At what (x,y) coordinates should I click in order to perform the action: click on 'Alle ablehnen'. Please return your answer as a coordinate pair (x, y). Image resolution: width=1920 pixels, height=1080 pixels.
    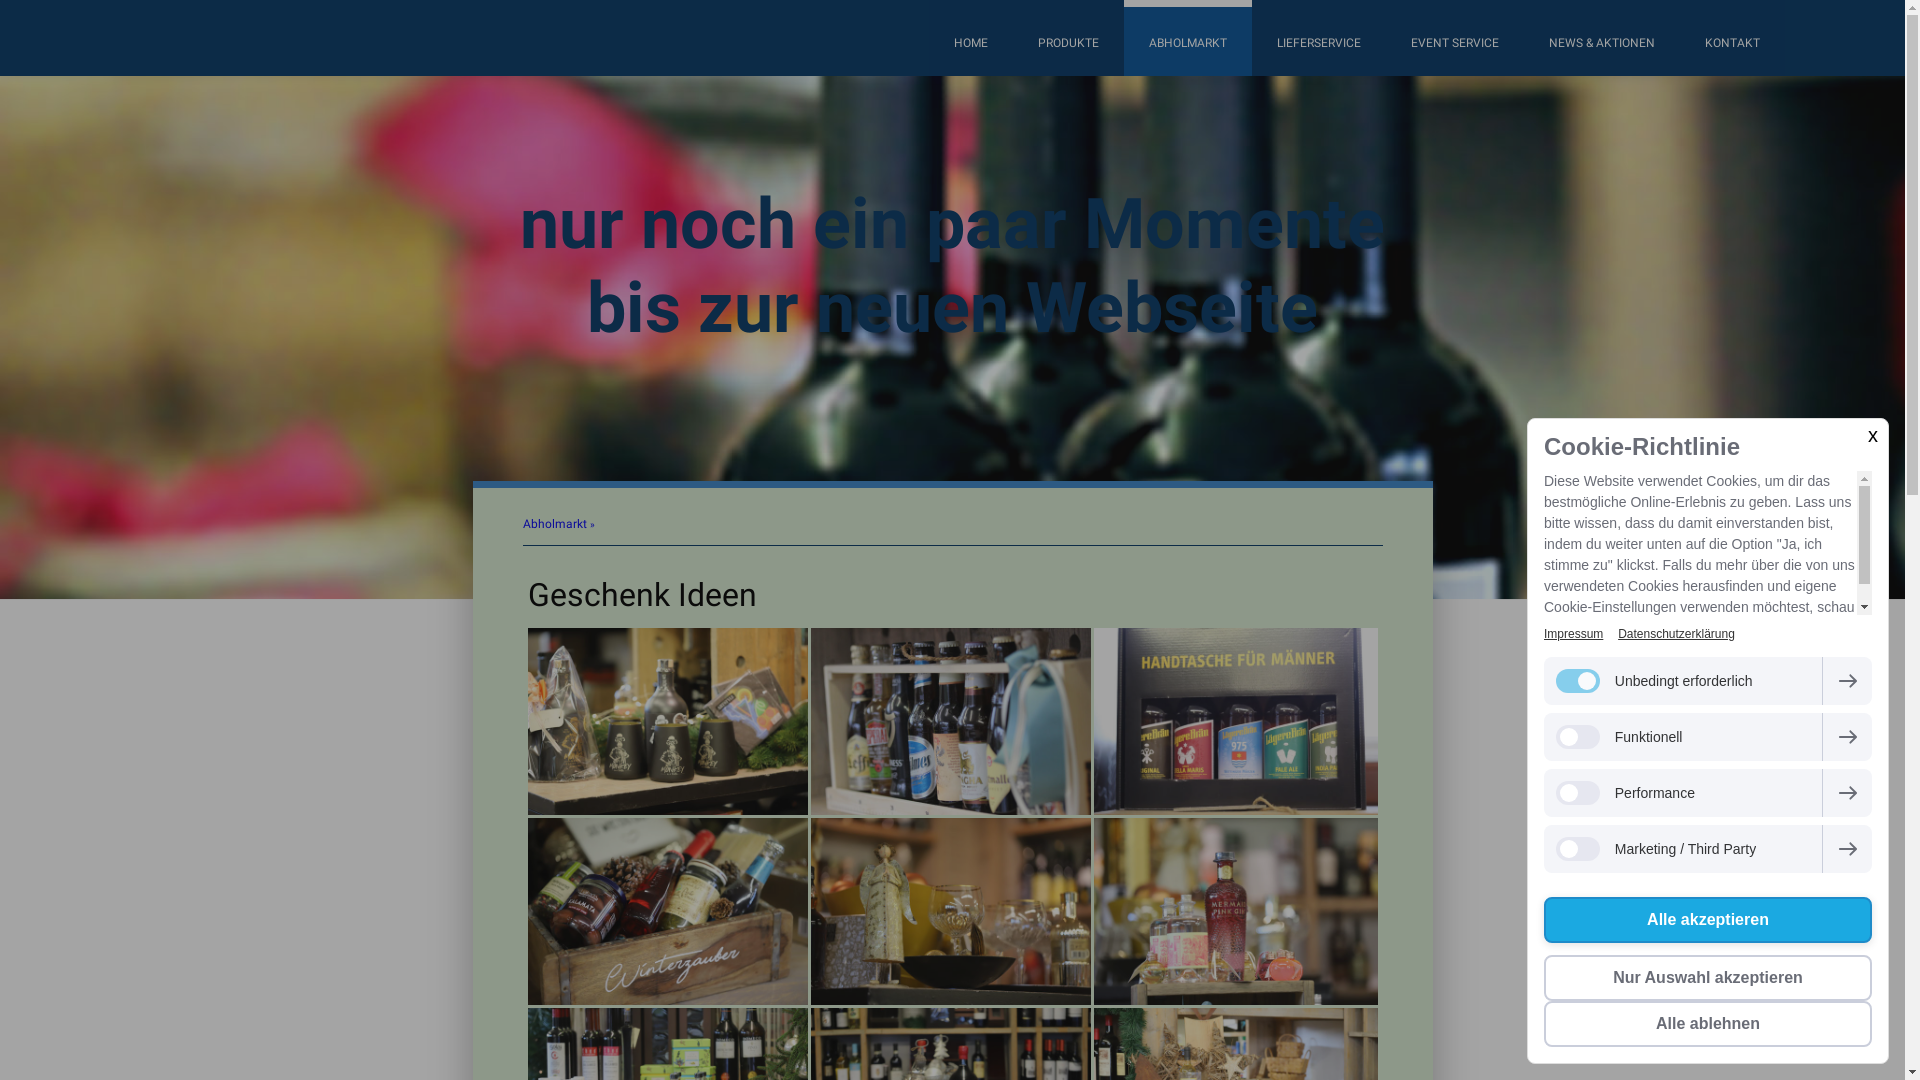
    Looking at the image, I should click on (1707, 1023).